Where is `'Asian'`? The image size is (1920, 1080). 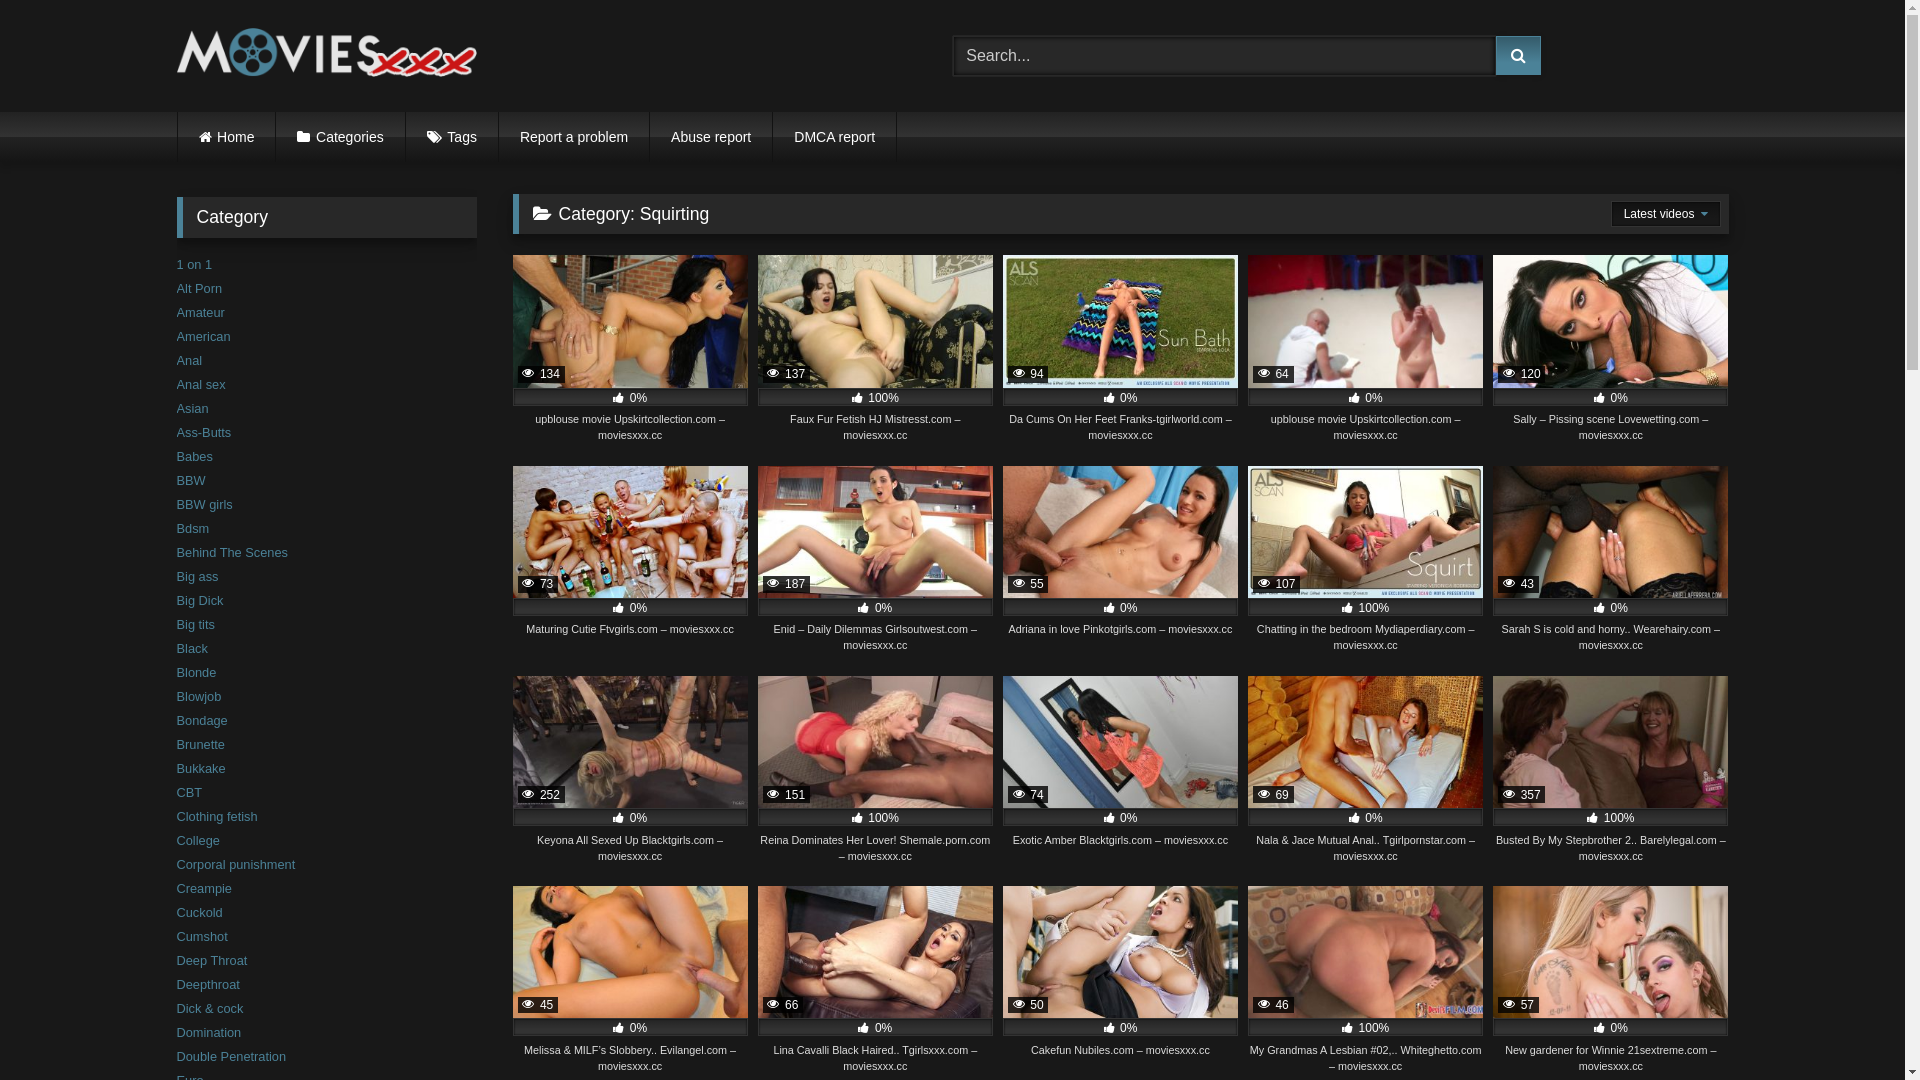 'Asian' is located at coordinates (192, 407).